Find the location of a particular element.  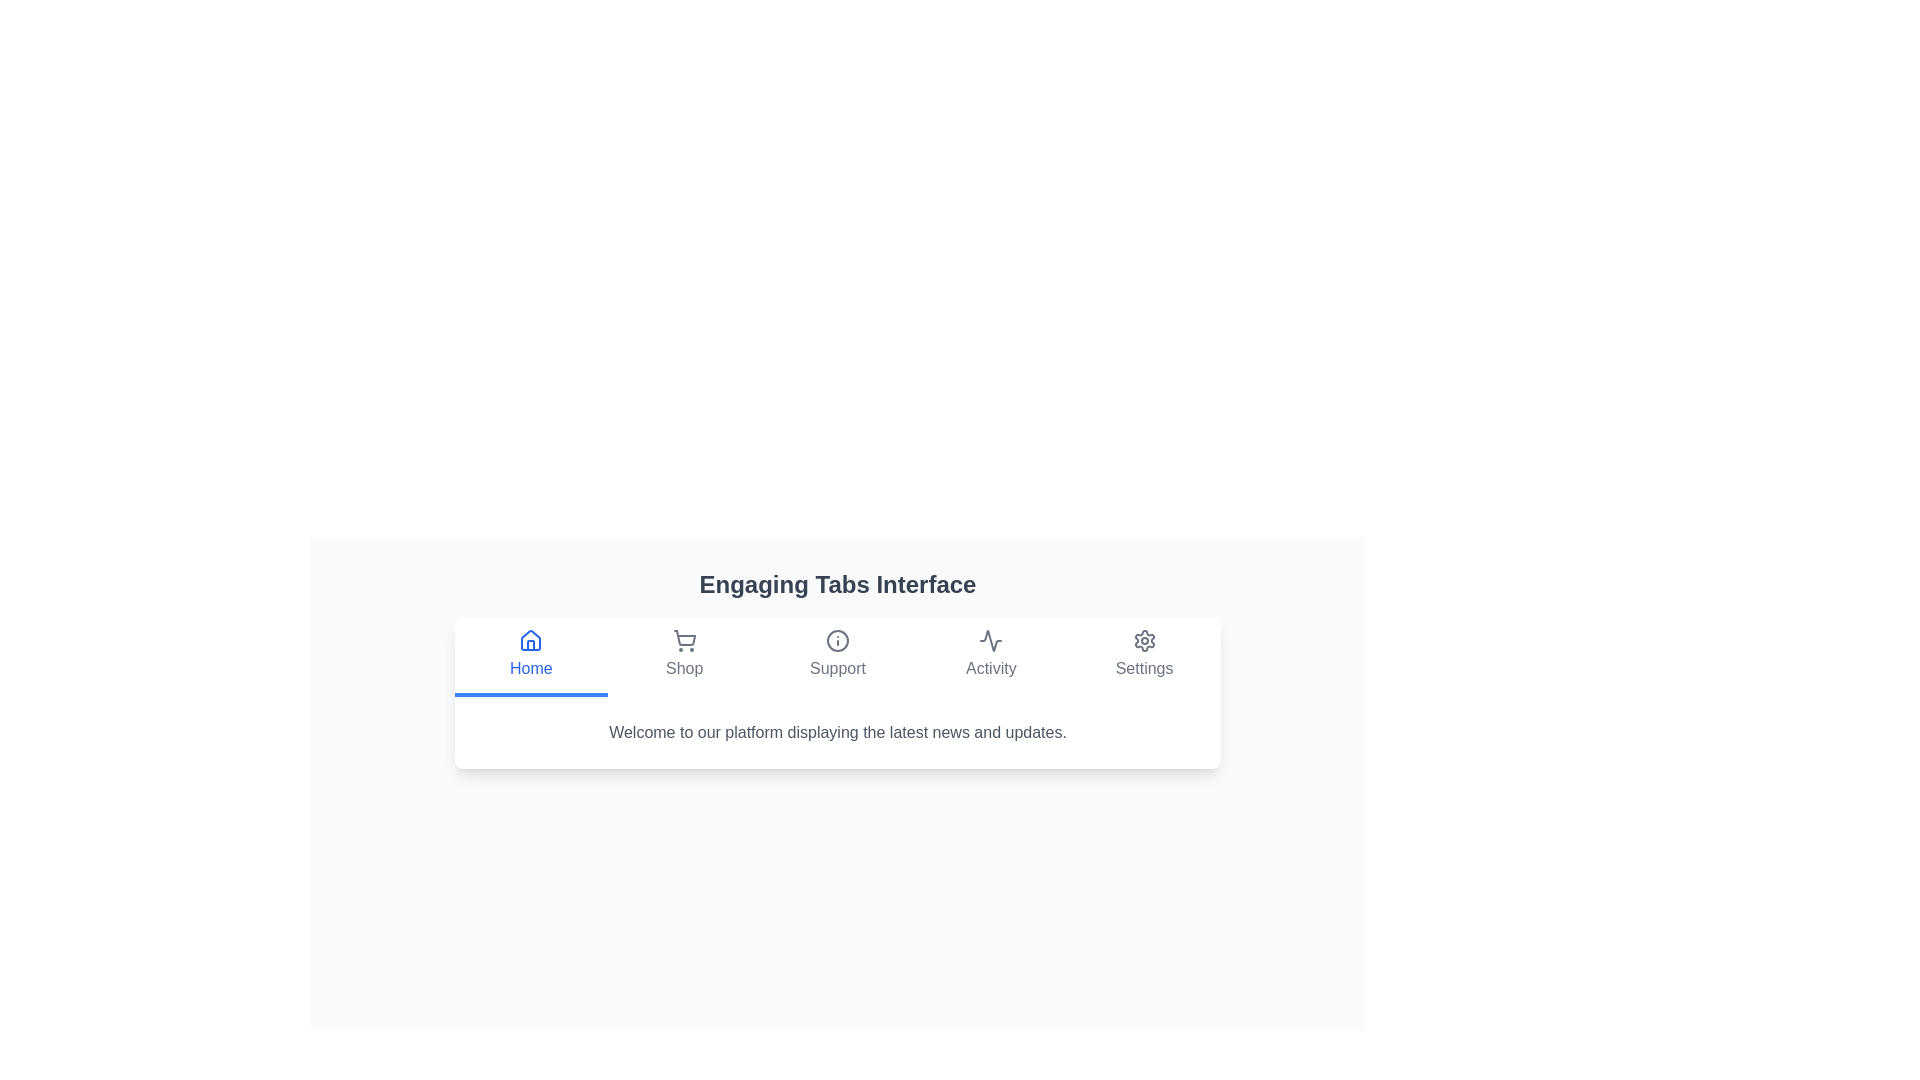

static informational text displaying the message 'Welcome to our platform displaying the latest news and updates.' located beneath the navigation bar is located at coordinates (838, 732).